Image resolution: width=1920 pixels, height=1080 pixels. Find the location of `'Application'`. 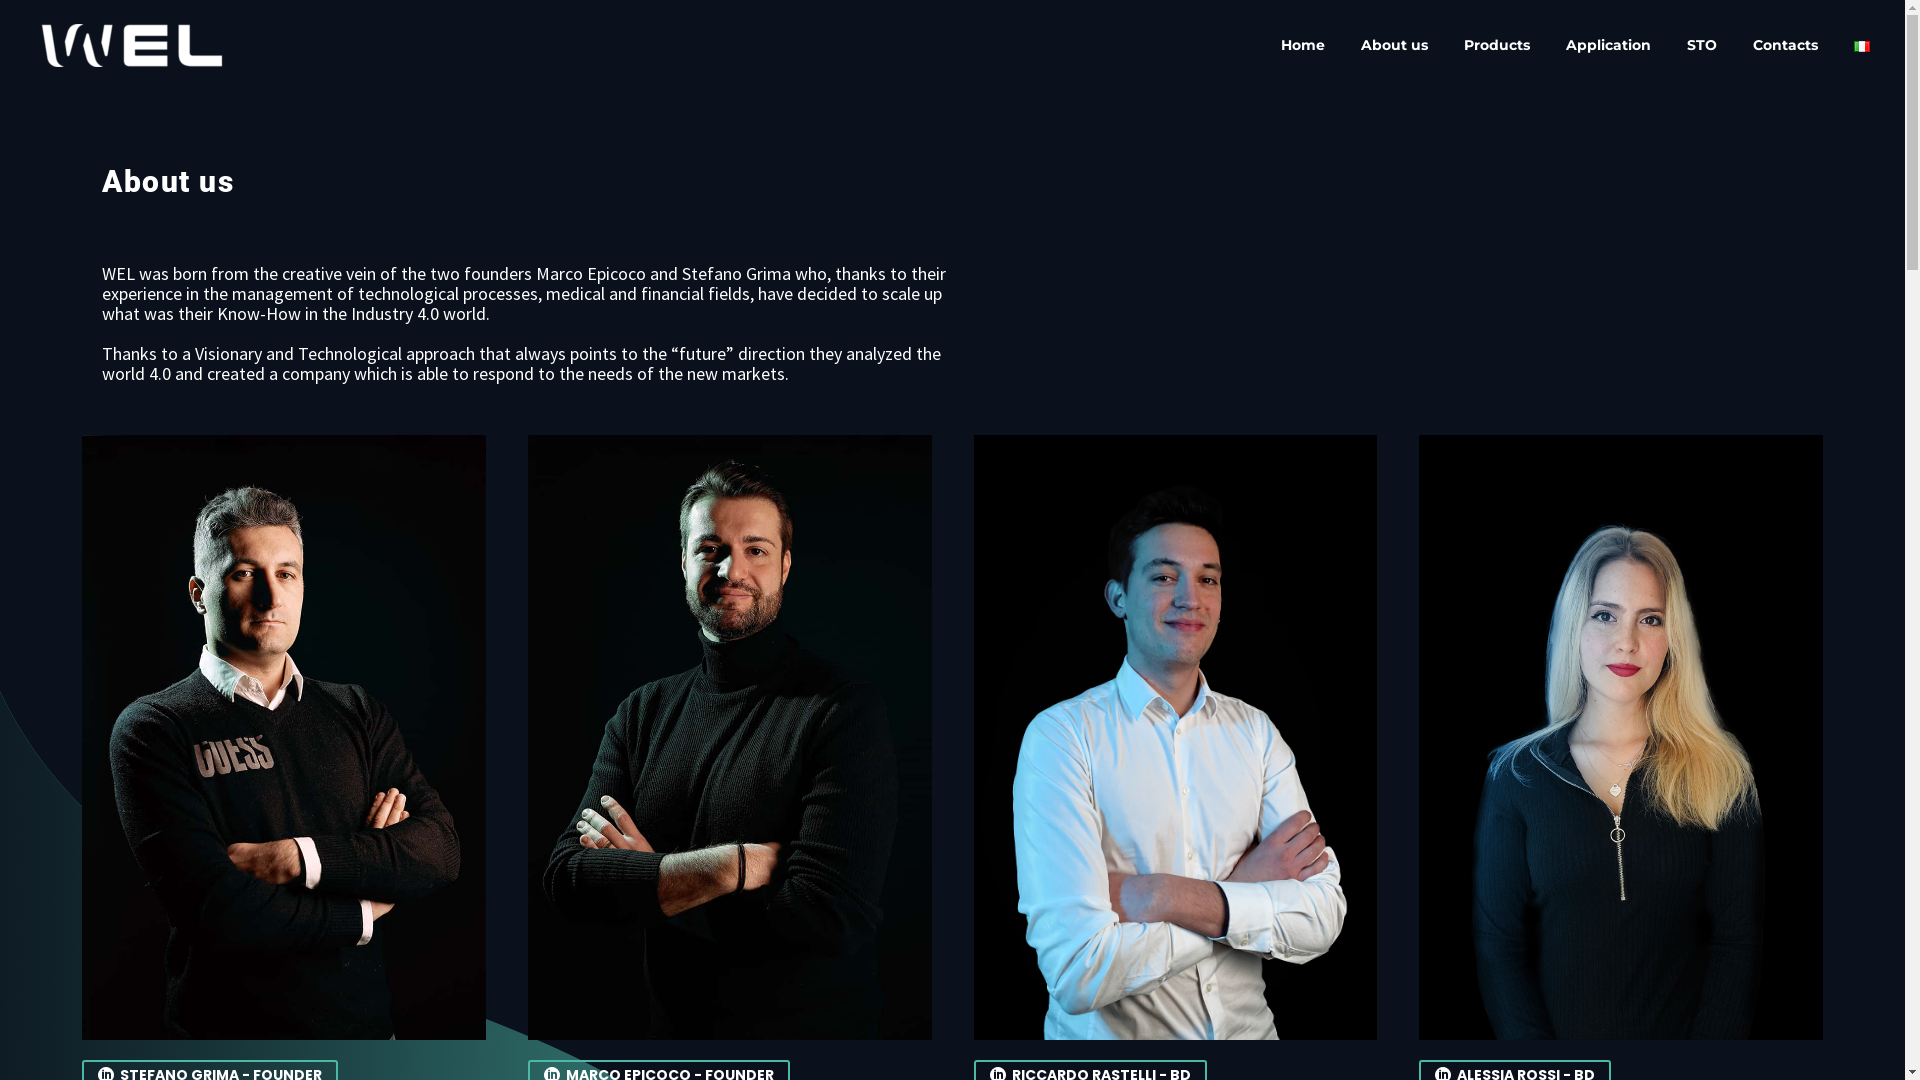

'Application' is located at coordinates (1608, 45).